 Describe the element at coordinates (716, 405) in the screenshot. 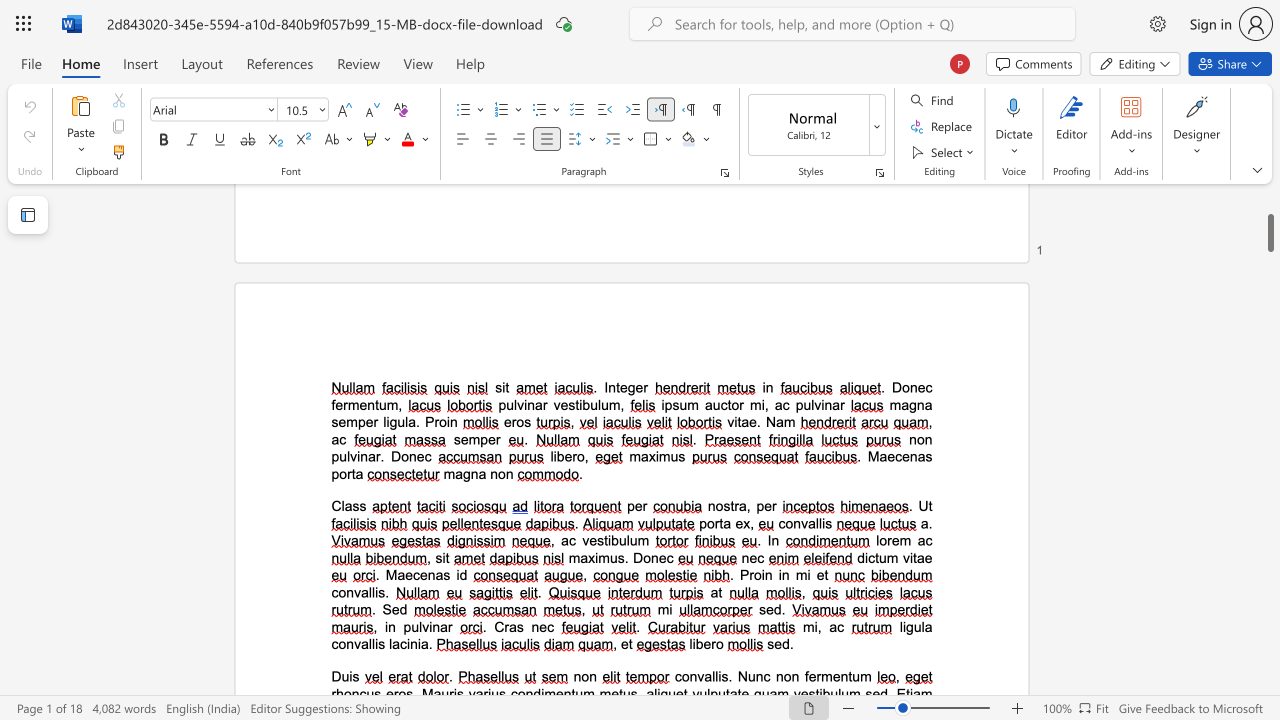

I see `the 2th character "u" in the text` at that location.